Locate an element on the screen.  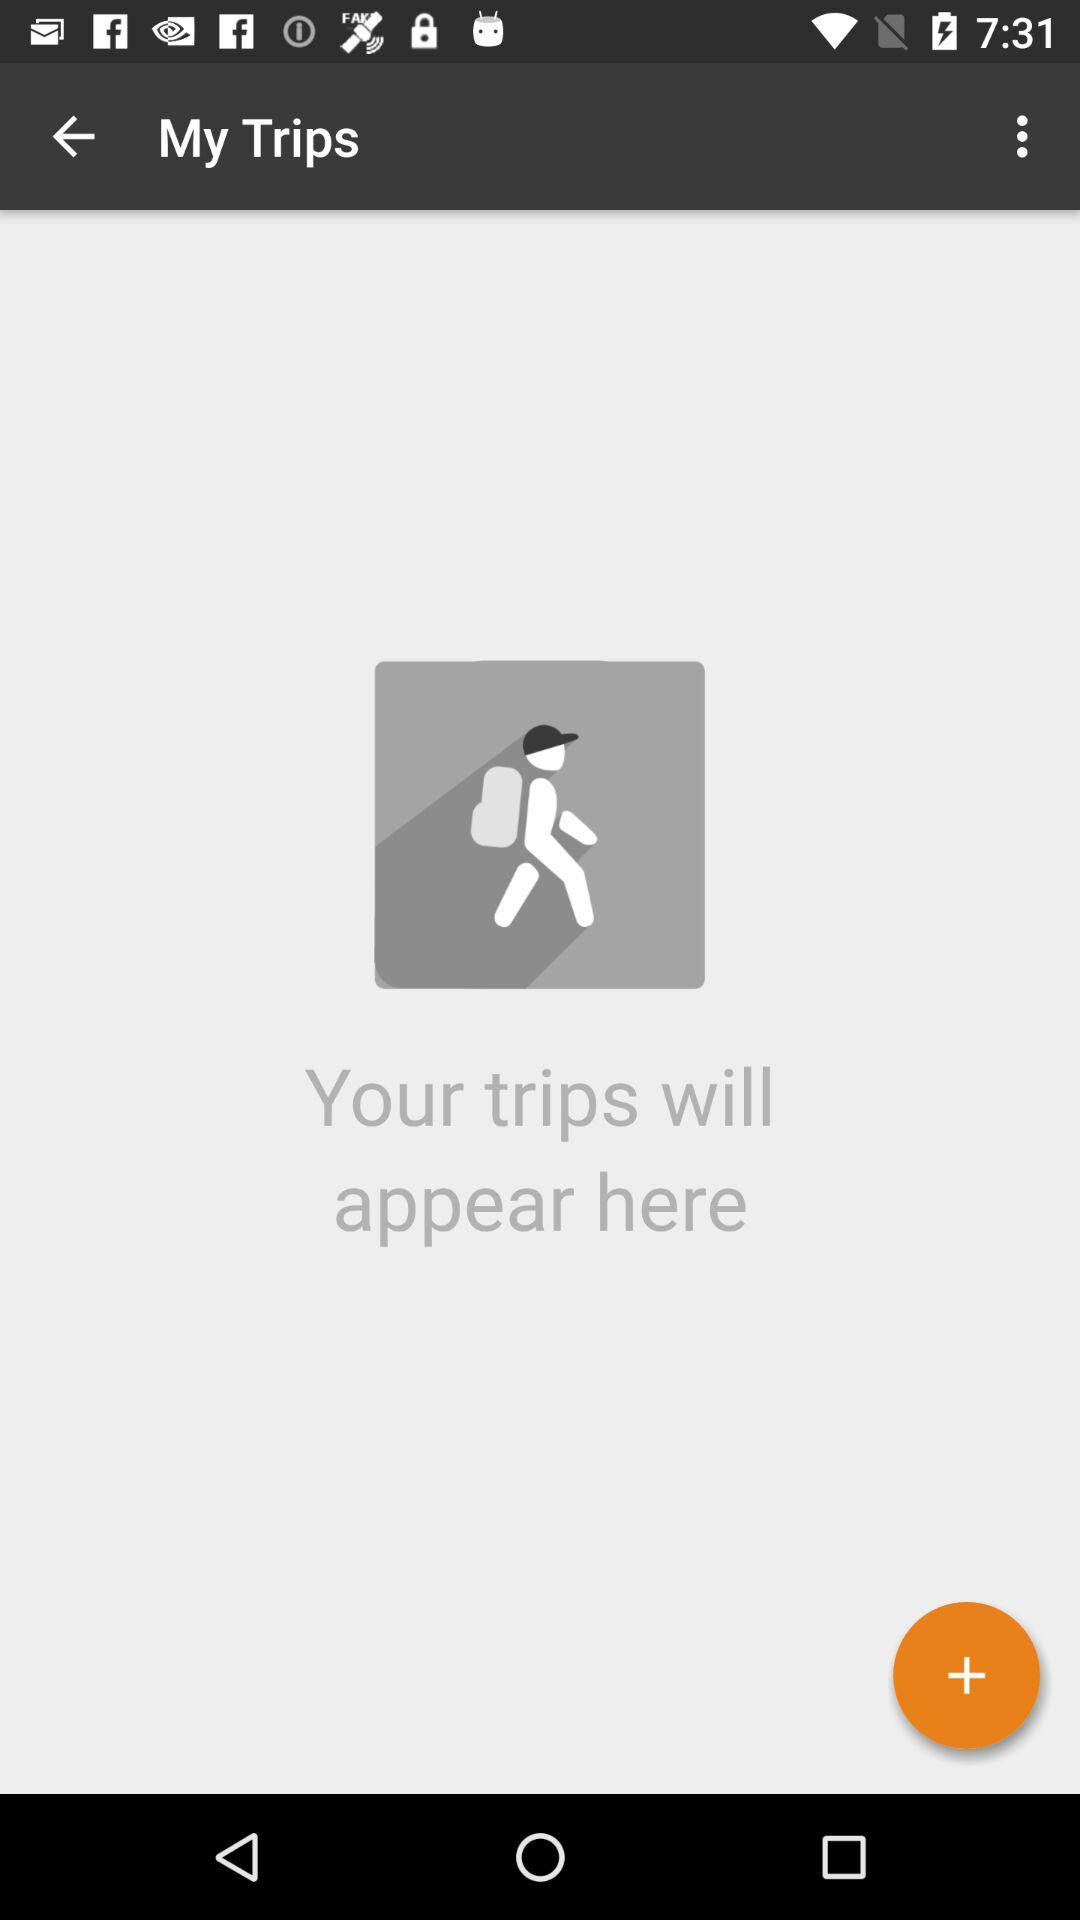
item to the right of my trips icon is located at coordinates (1027, 135).